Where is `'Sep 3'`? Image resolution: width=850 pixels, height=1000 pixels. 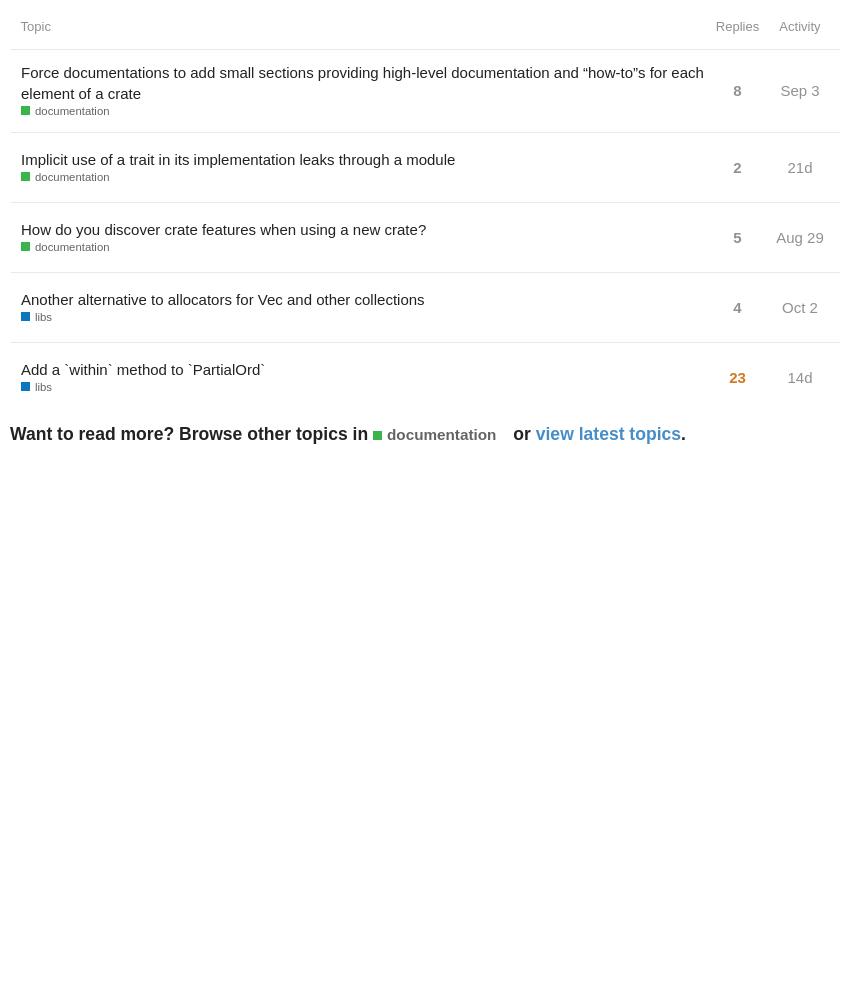
'Sep 3' is located at coordinates (798, 89).